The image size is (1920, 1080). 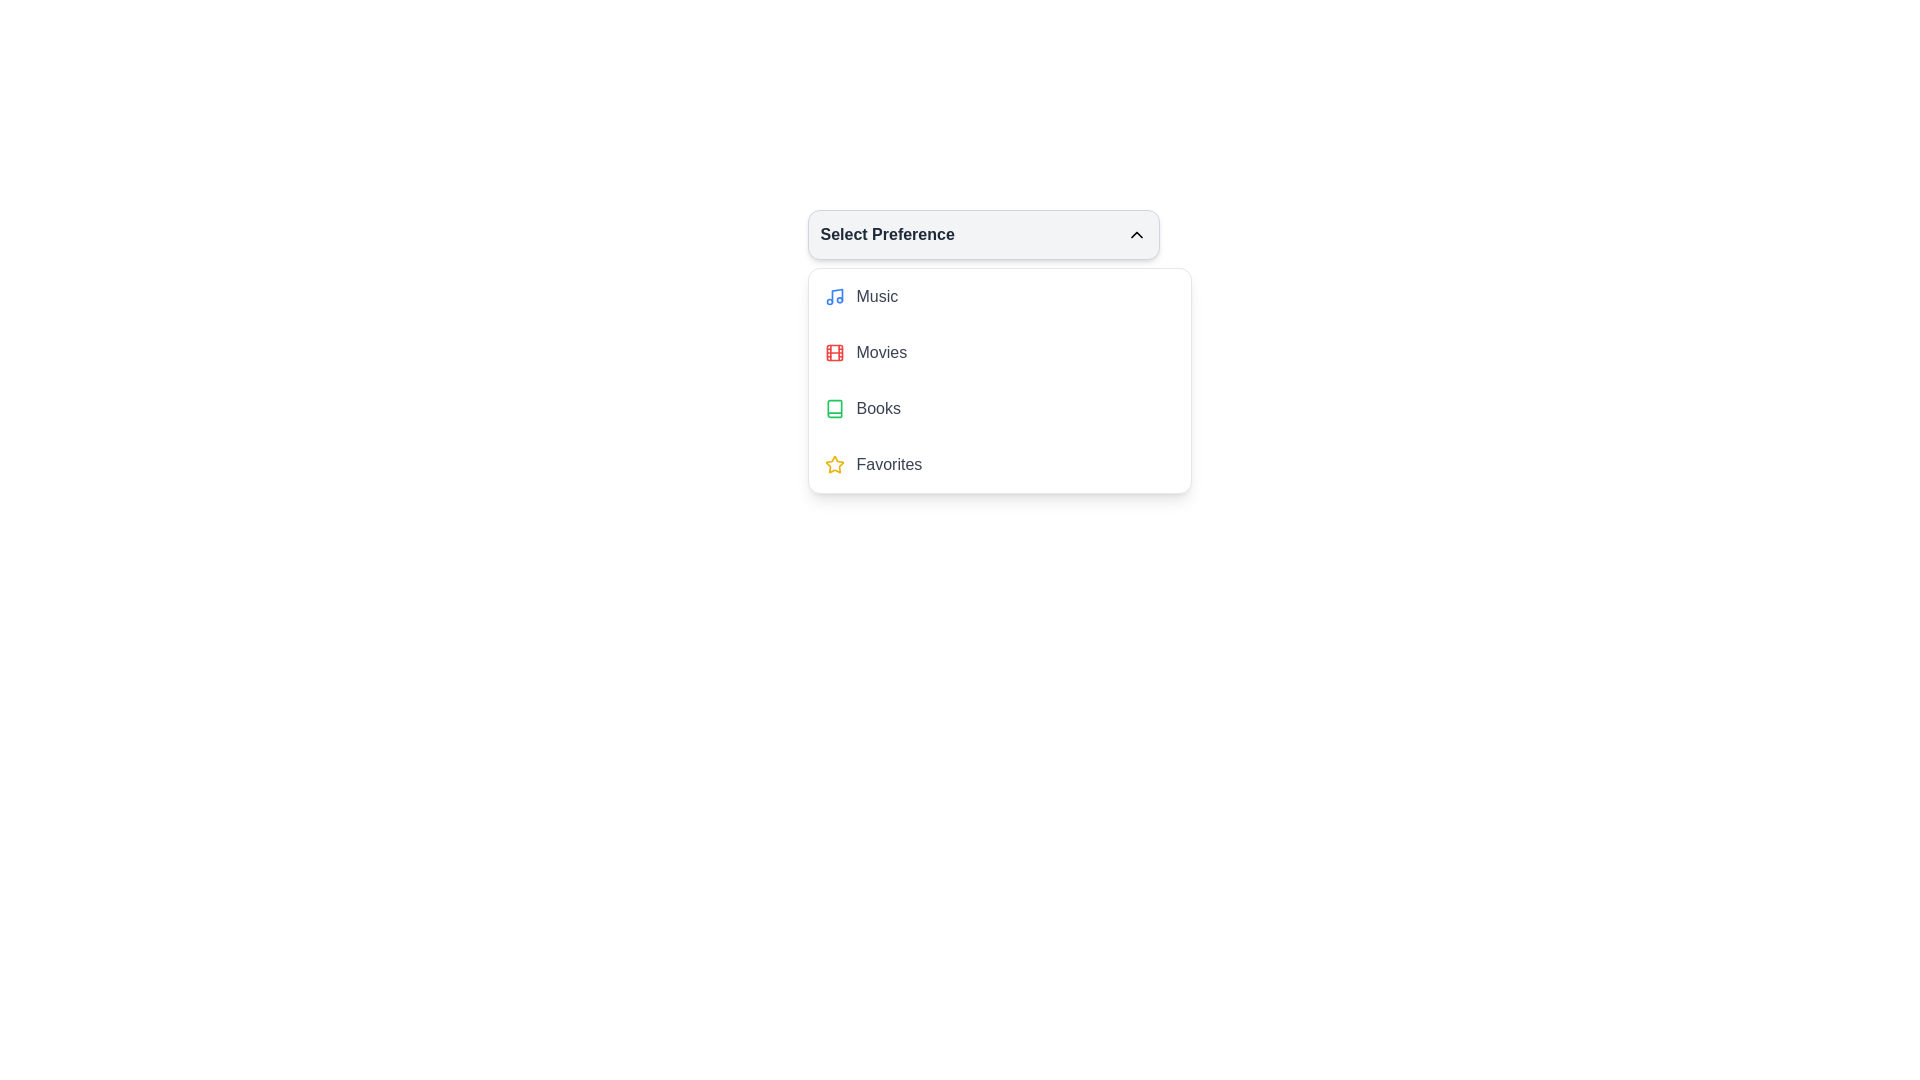 I want to click on one of the items in the dropdown menu for selecting a preference among Music, Movies, Books, and Favorites, so click(x=999, y=381).